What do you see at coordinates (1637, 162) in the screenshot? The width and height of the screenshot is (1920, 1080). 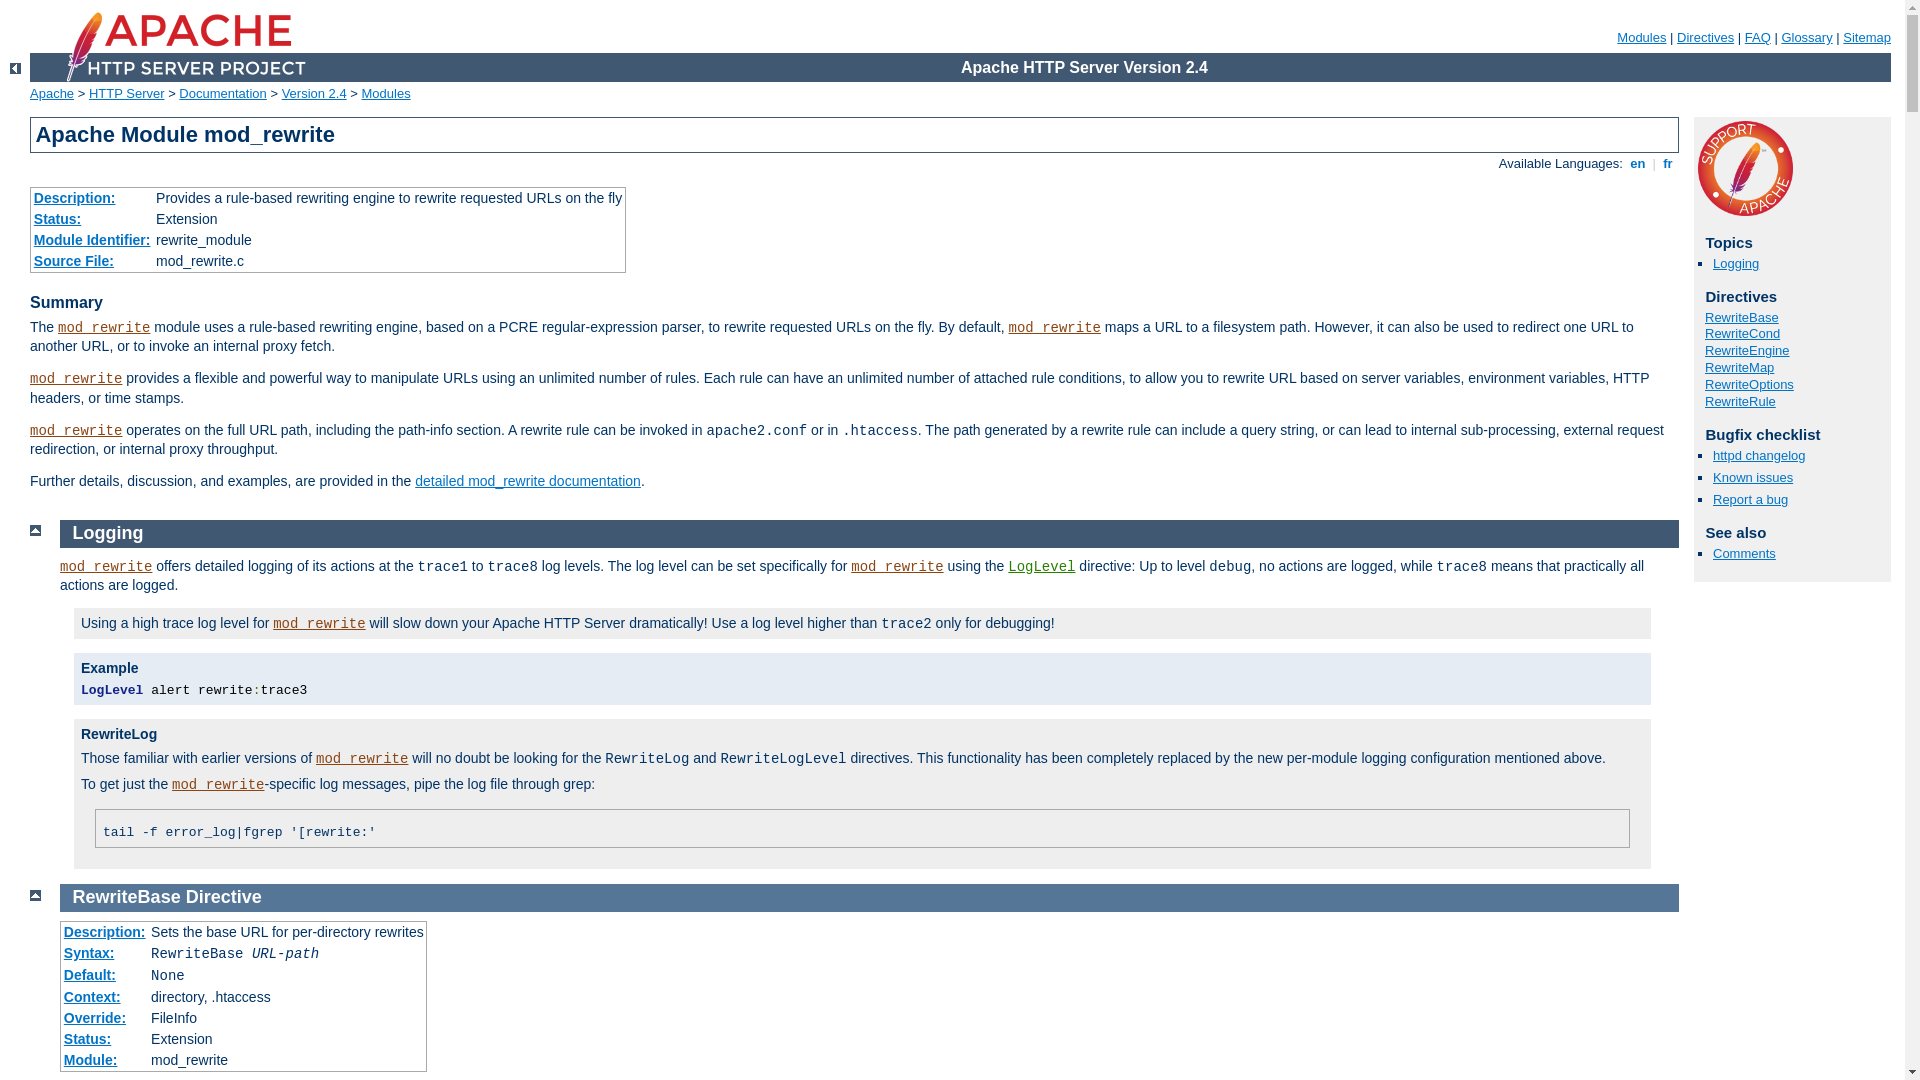 I see `' en '` at bounding box center [1637, 162].